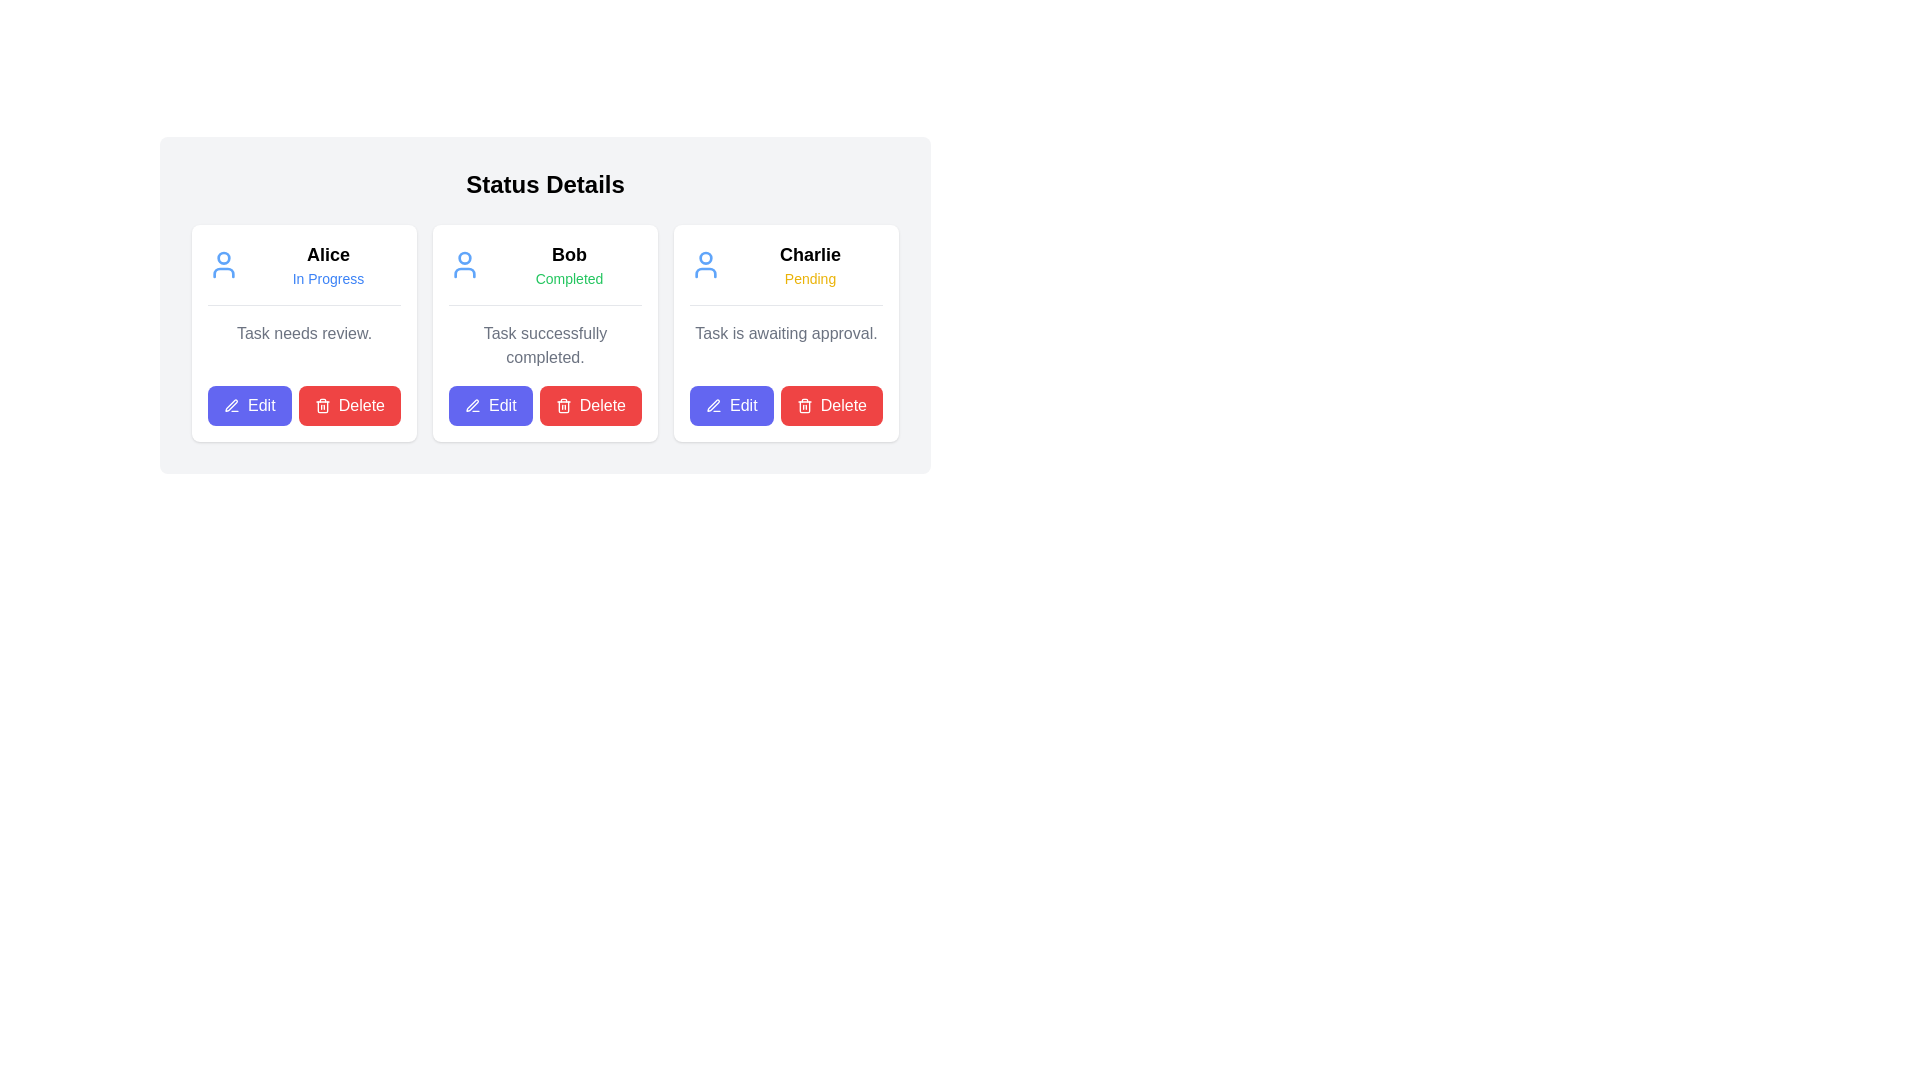 The width and height of the screenshot is (1920, 1080). Describe the element at coordinates (472, 405) in the screenshot. I see `the pen-shaped edit icon located to the left within the Edit button of the second card corresponding to user 'Bob' to initiate the edit action` at that location.